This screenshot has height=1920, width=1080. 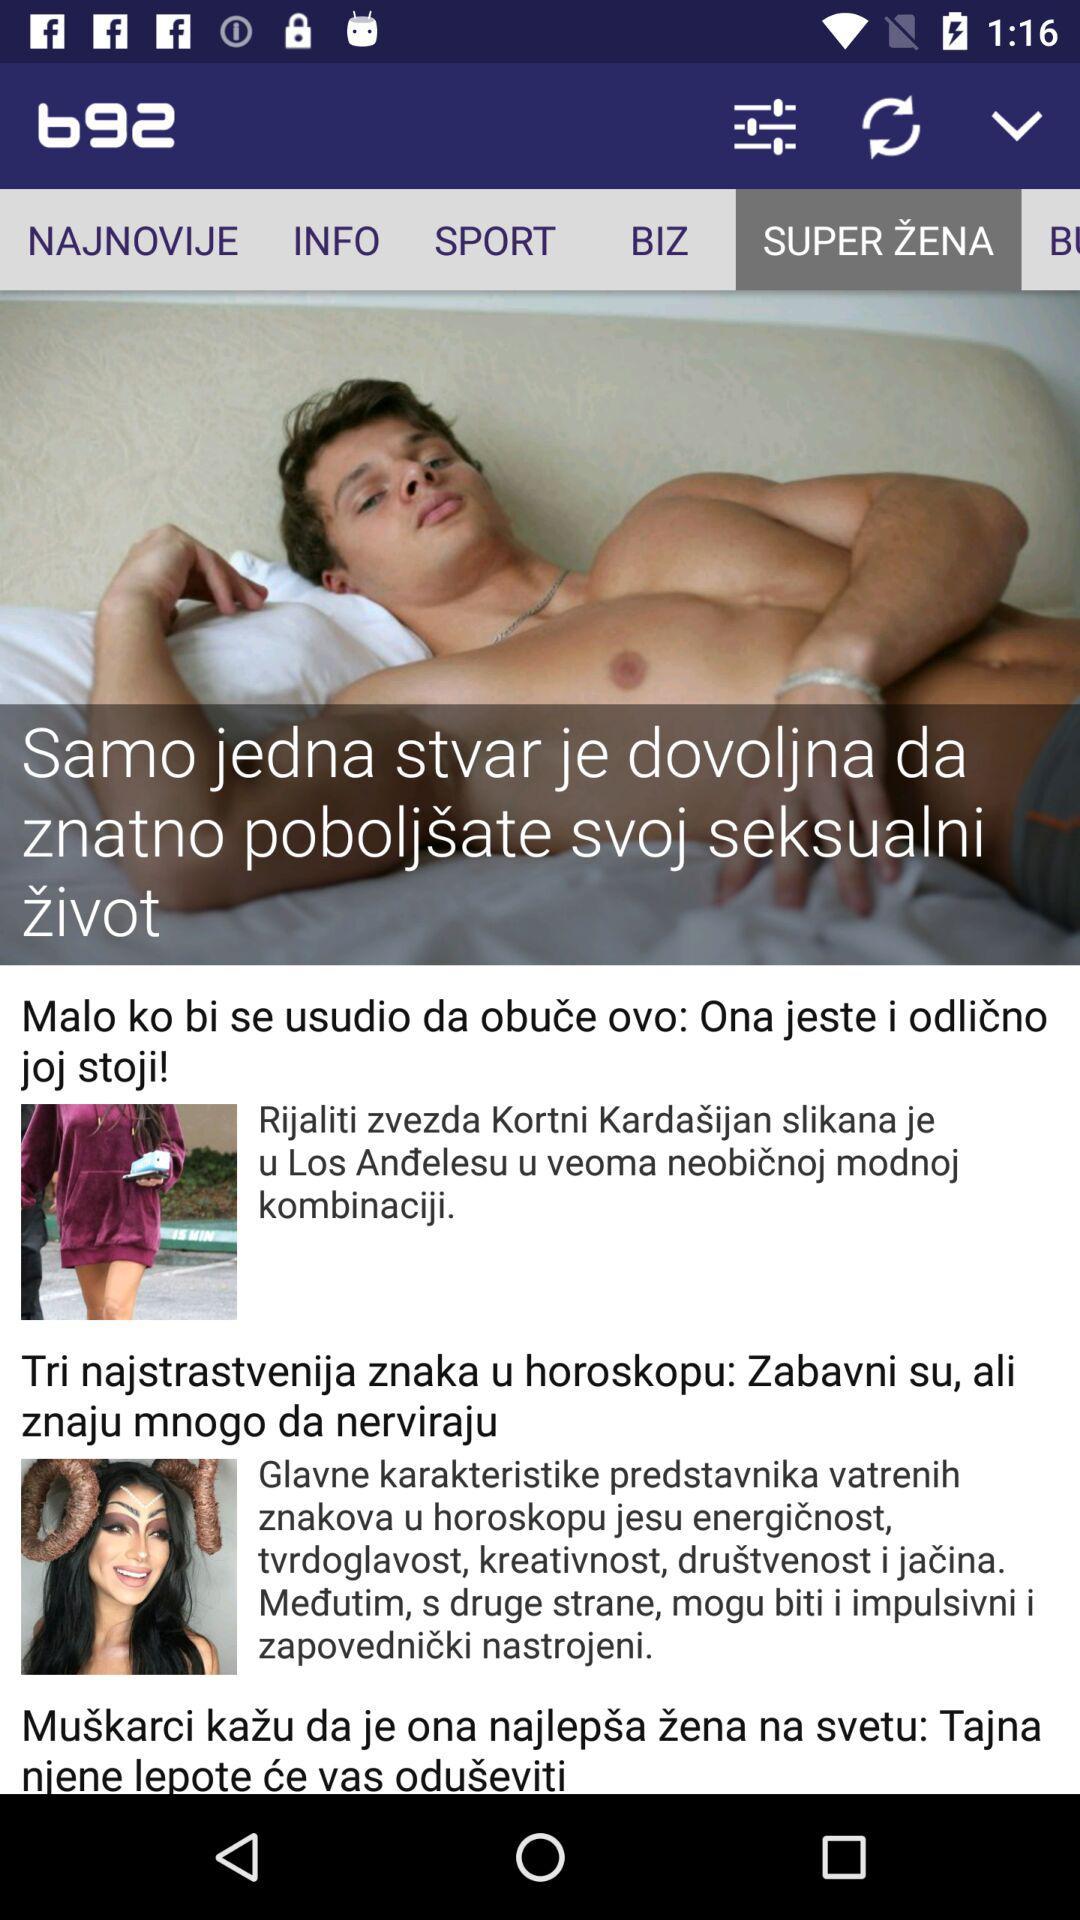 What do you see at coordinates (1017, 124) in the screenshot?
I see `the expand_more icon` at bounding box center [1017, 124].